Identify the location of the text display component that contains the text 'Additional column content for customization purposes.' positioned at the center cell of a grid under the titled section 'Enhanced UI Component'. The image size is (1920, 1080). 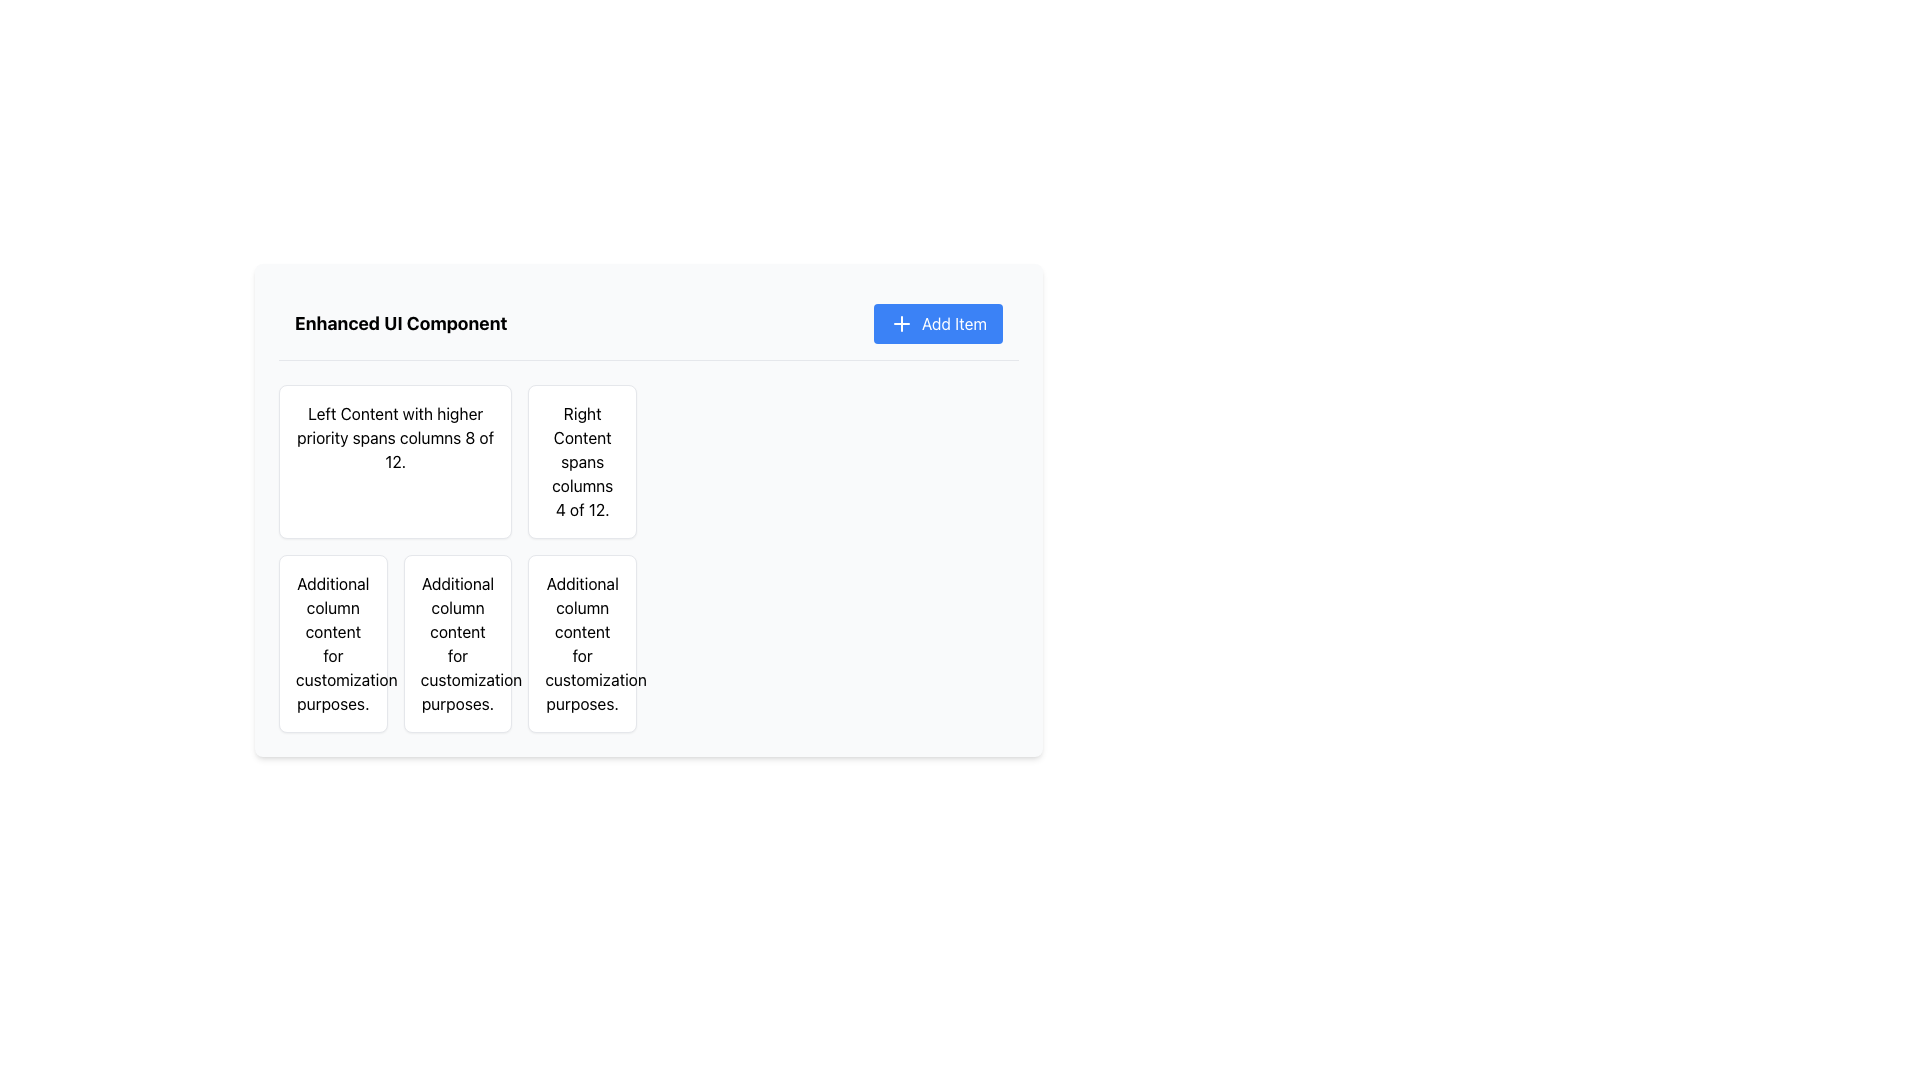
(456, 644).